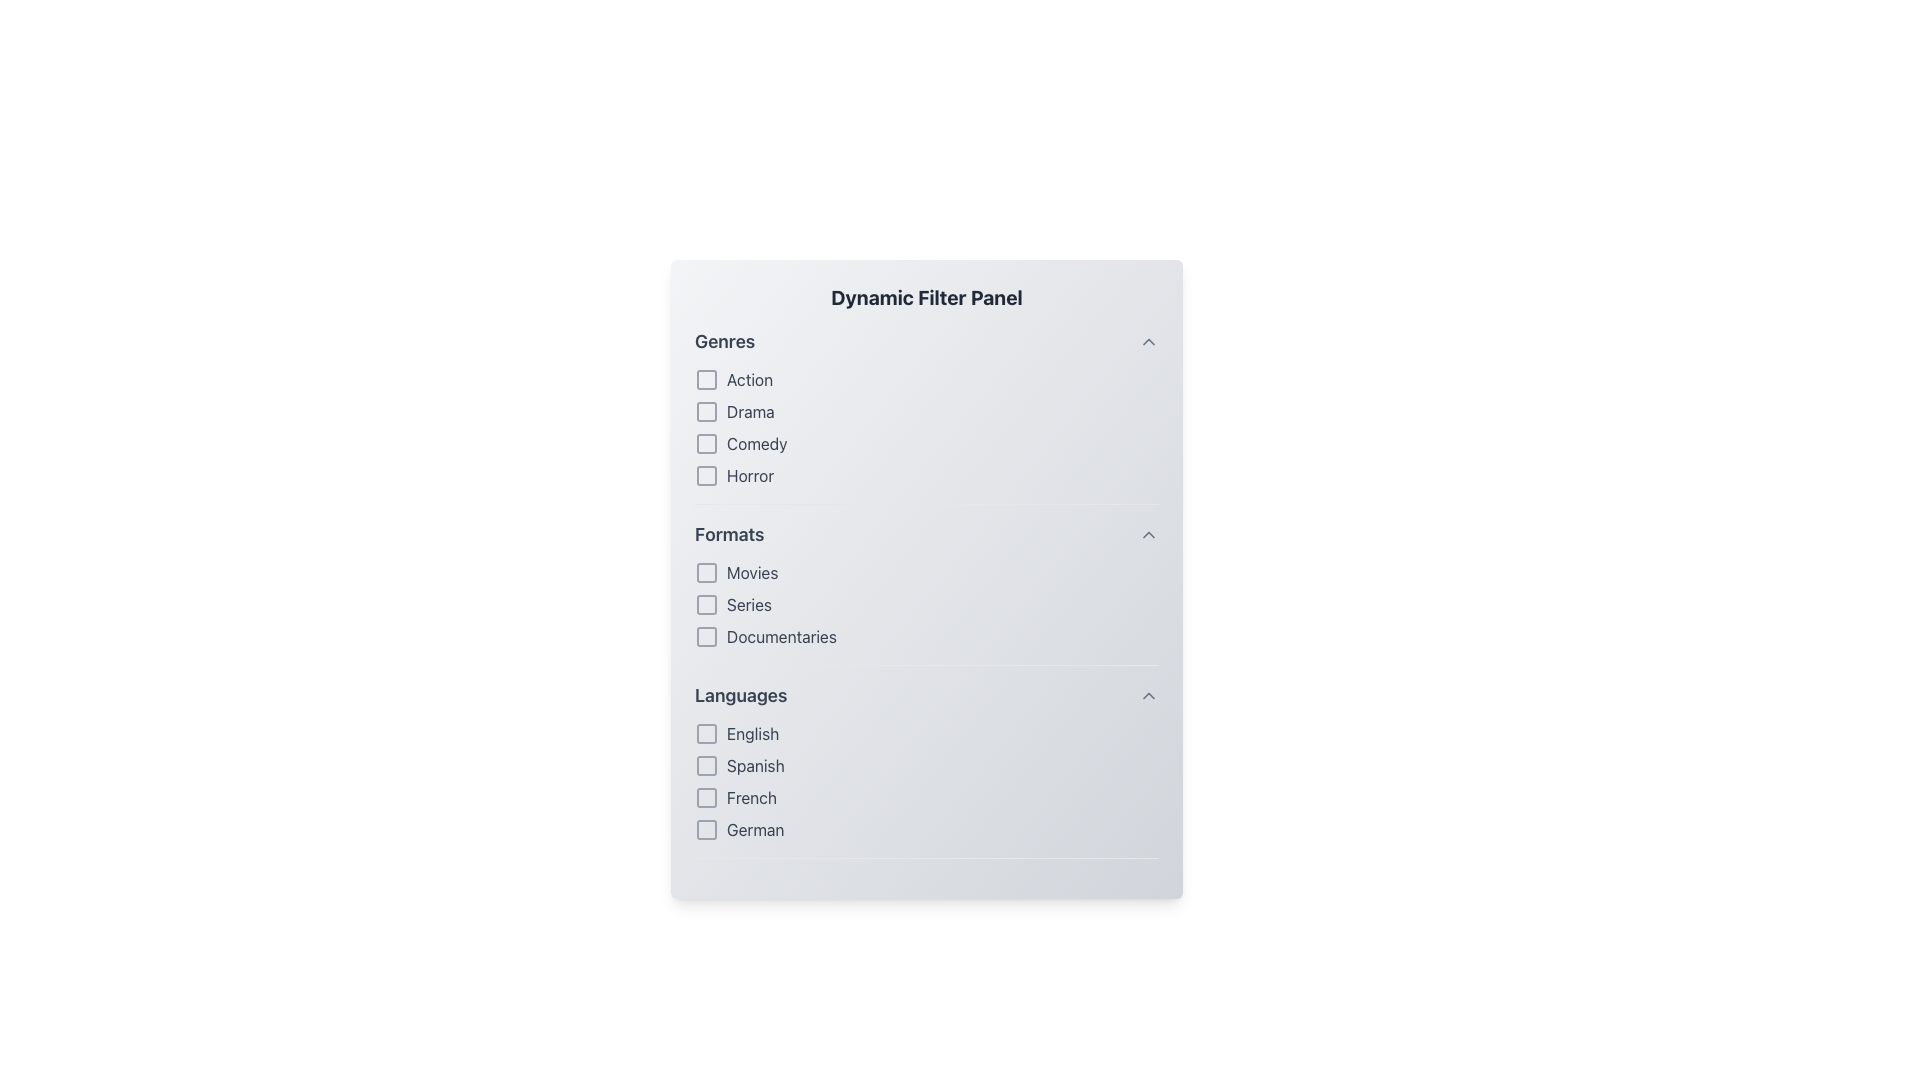  I want to click on the checkbox labeled 'French', so click(925, 797).